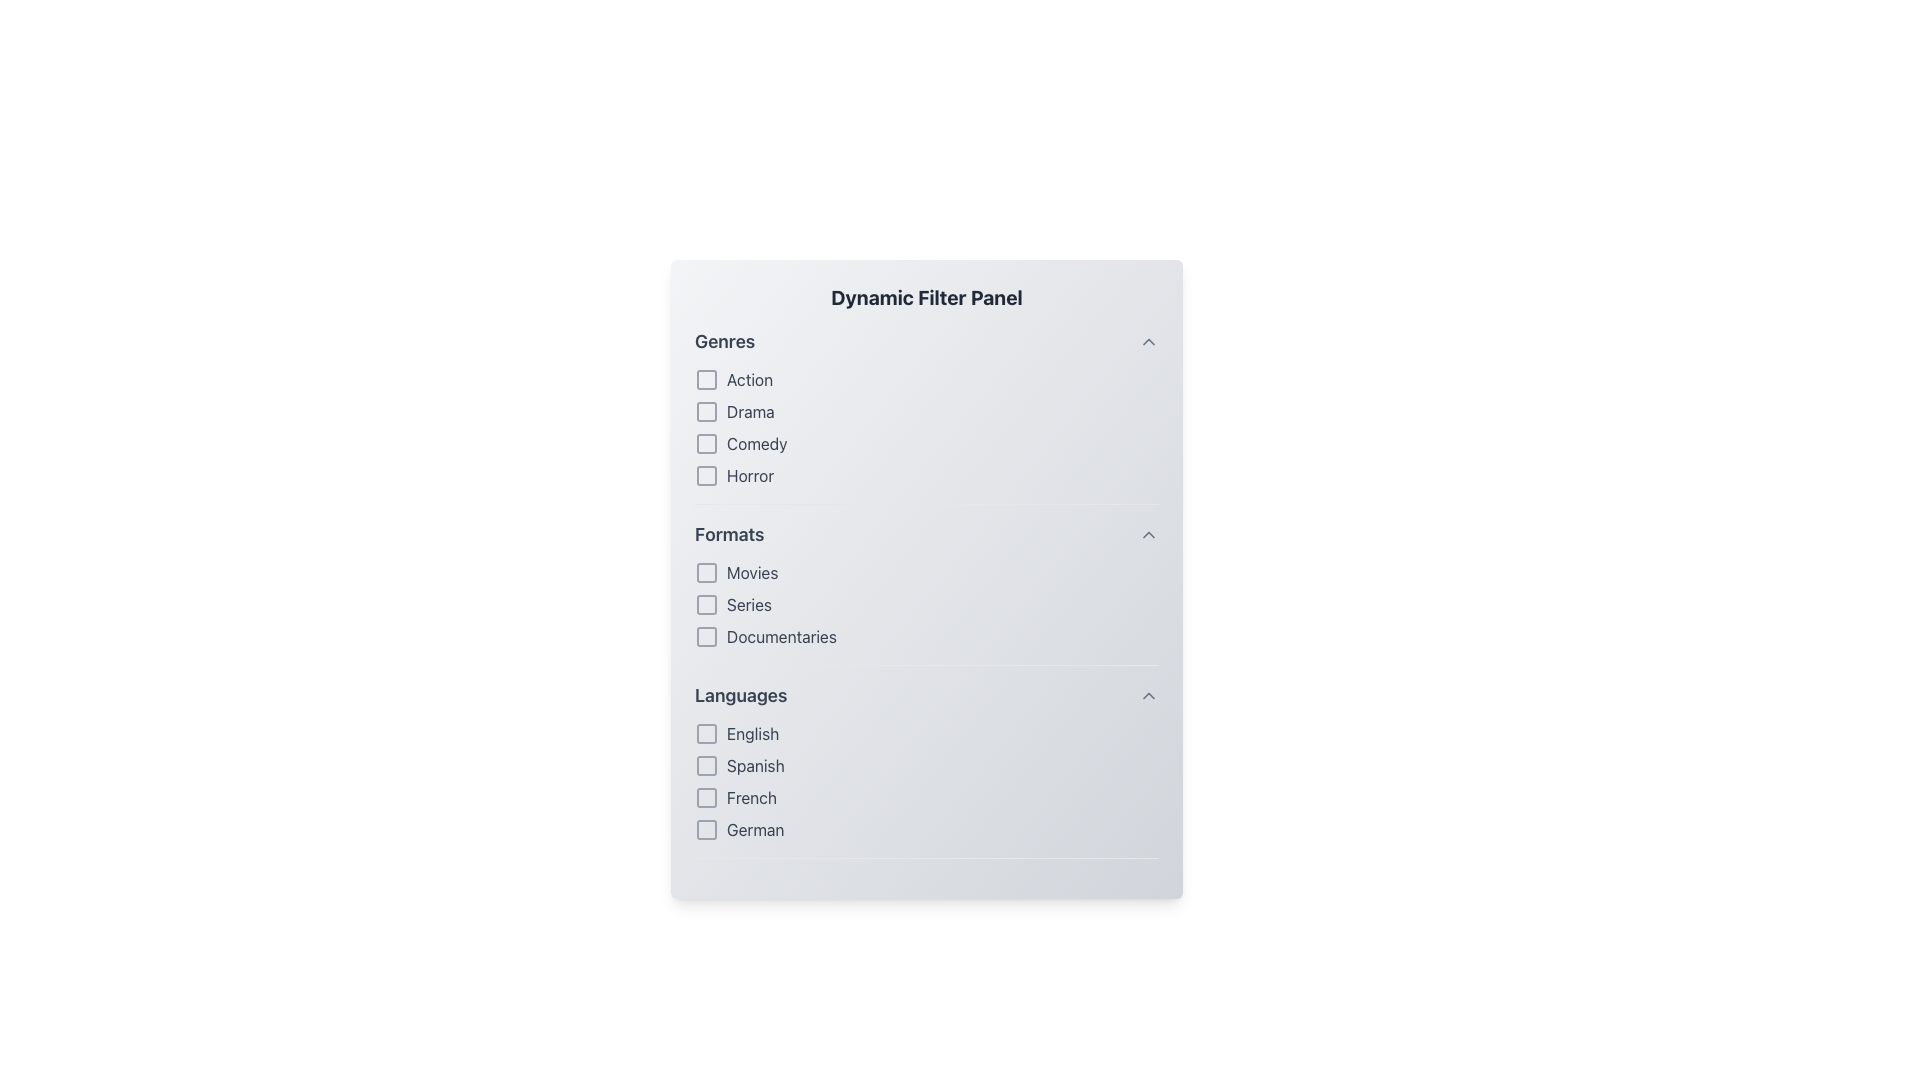  I want to click on the checkbox labeled 'French', so click(925, 797).